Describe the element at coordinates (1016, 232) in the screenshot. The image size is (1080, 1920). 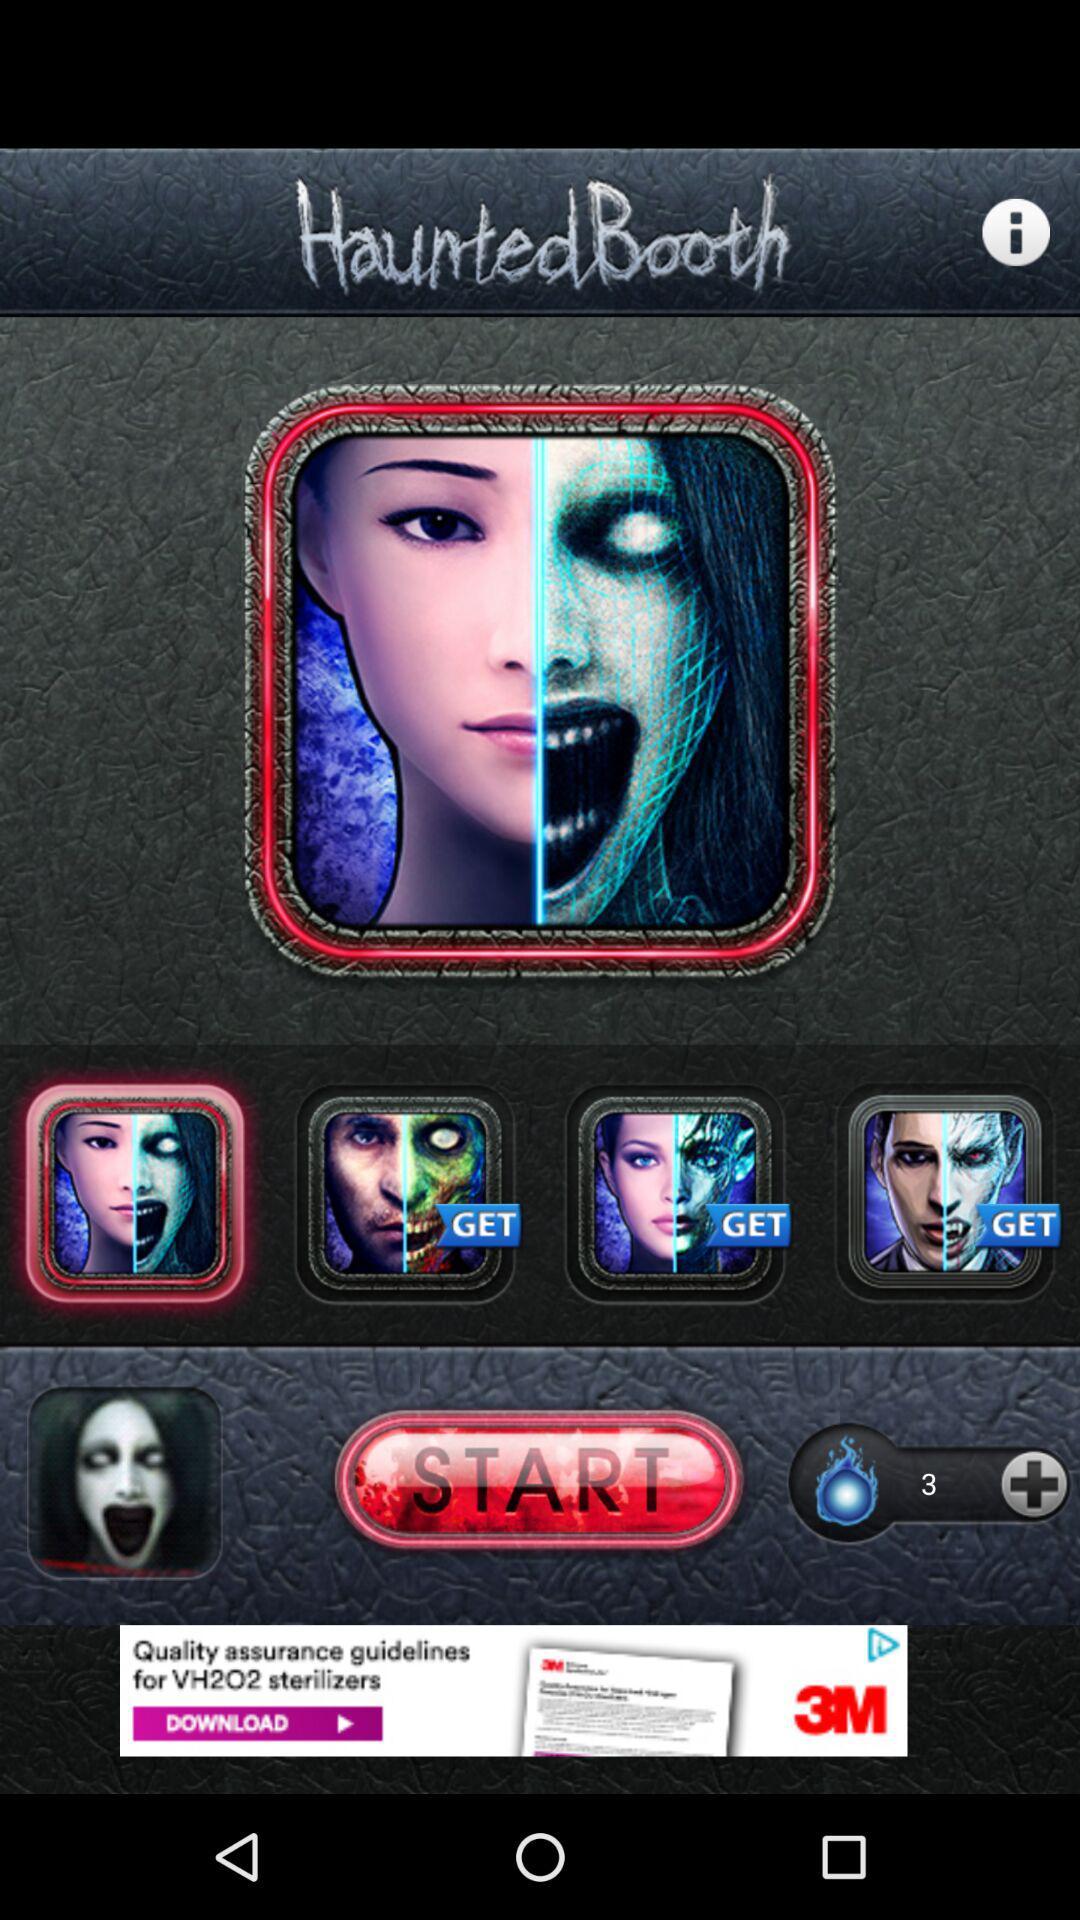
I see `more information` at that location.